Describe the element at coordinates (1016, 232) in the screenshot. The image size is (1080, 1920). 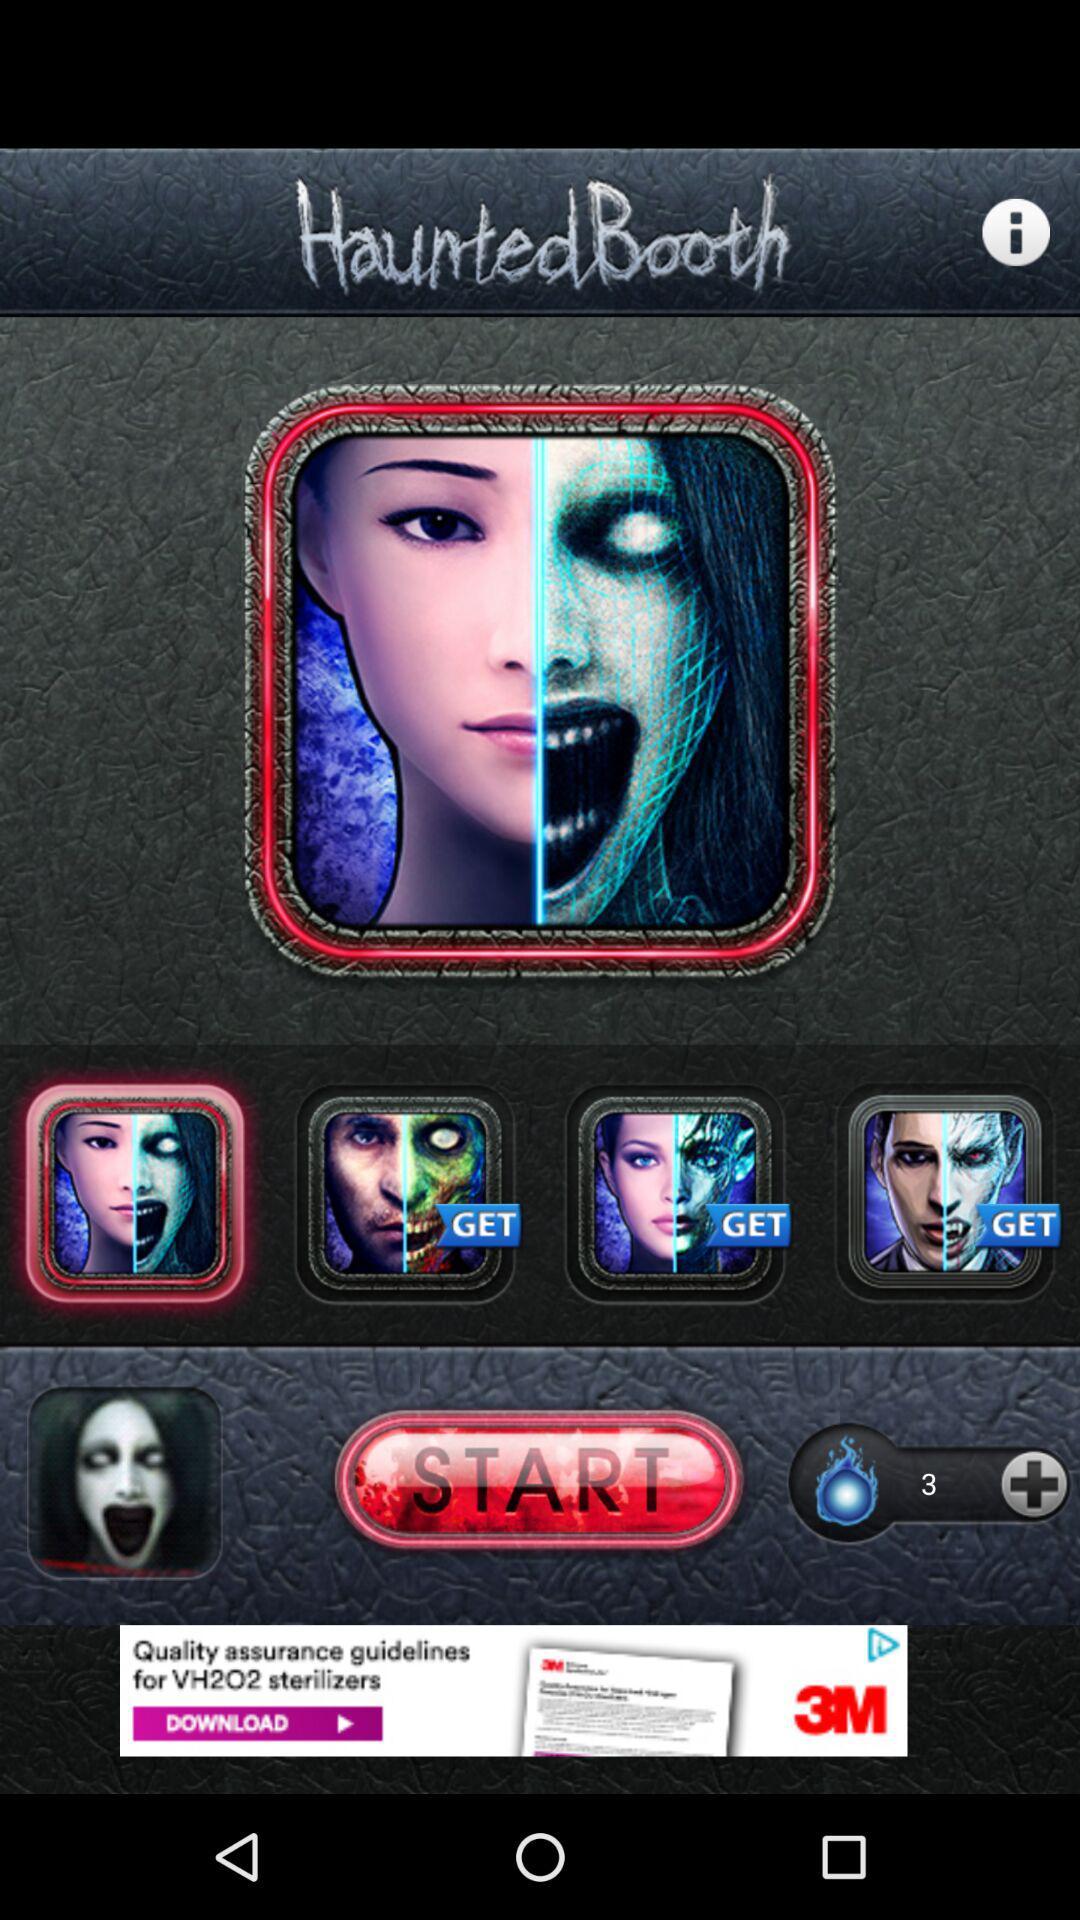
I see `more information` at that location.